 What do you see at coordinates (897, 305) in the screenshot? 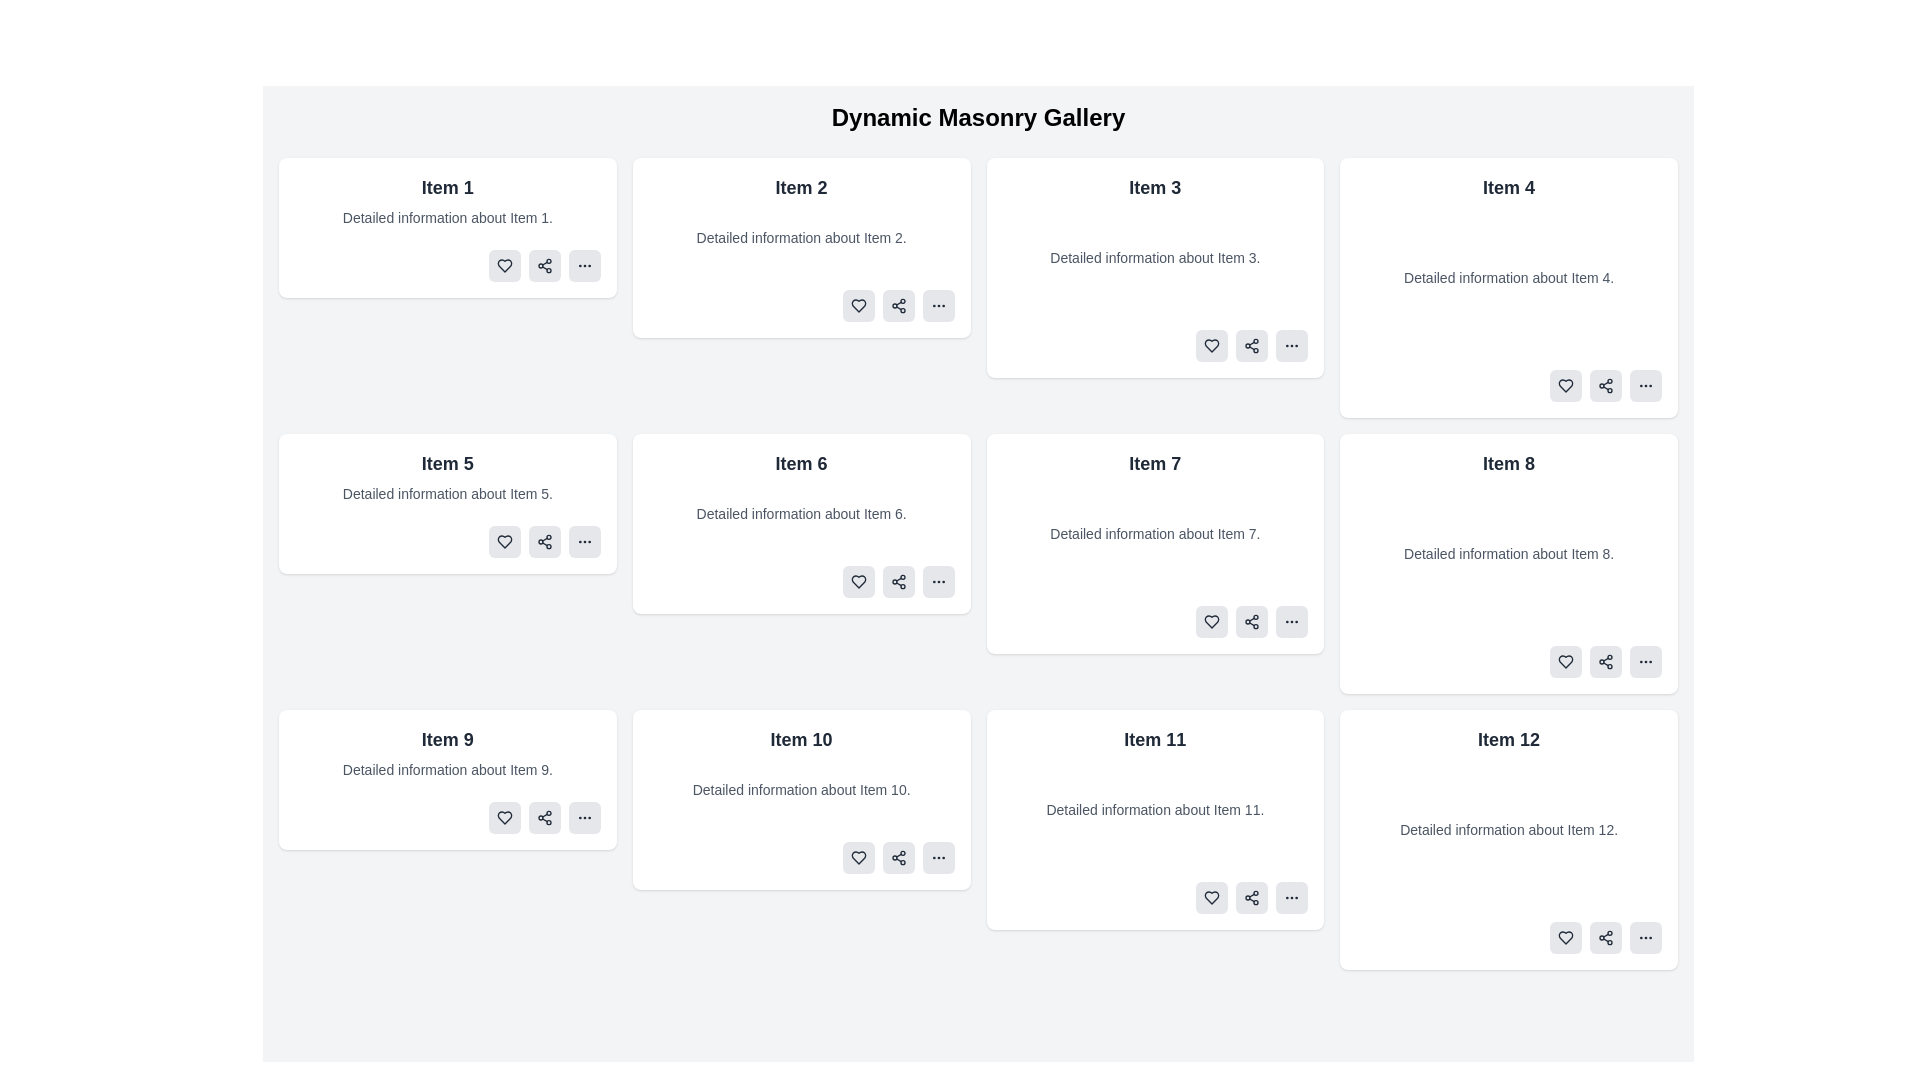
I see `the share icon button located in the bottom right corner of the card labeled 'Item 2'` at bounding box center [897, 305].